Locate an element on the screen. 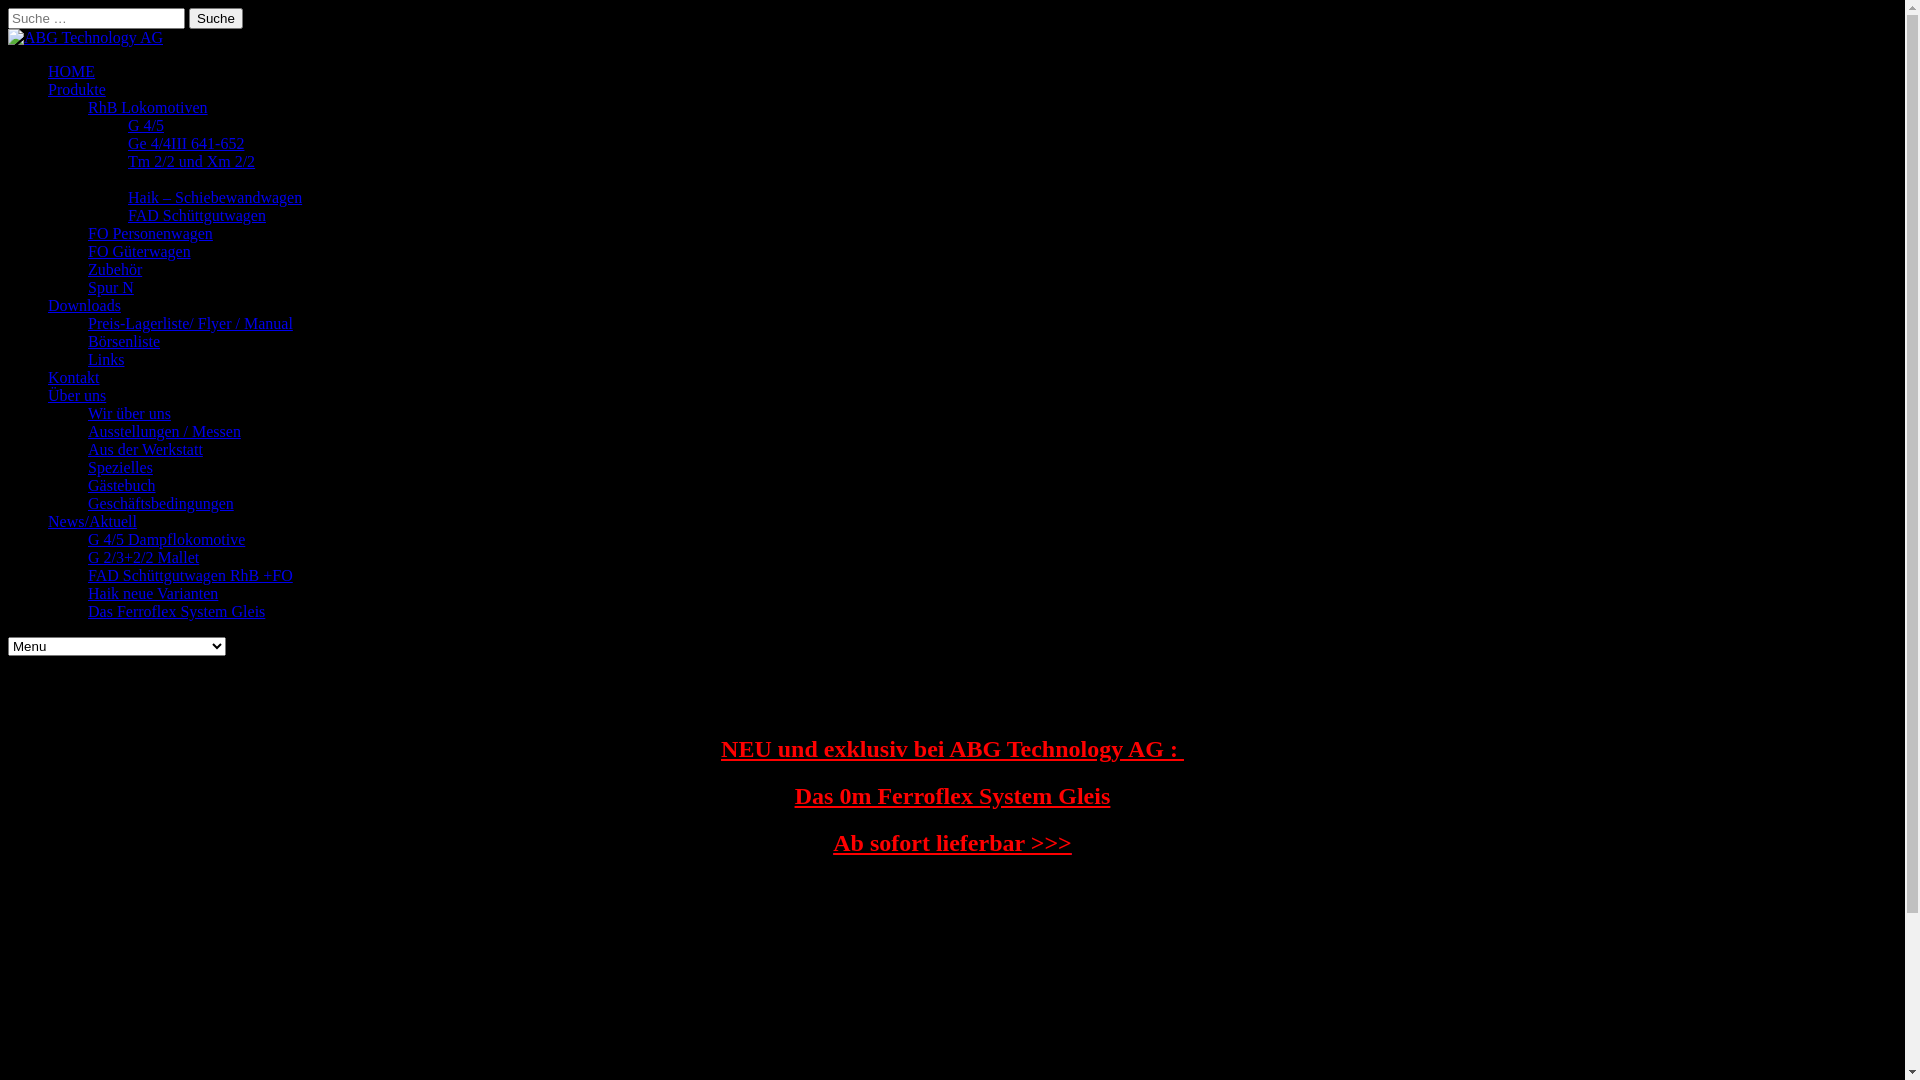  'Produkte' is located at coordinates (76, 88).